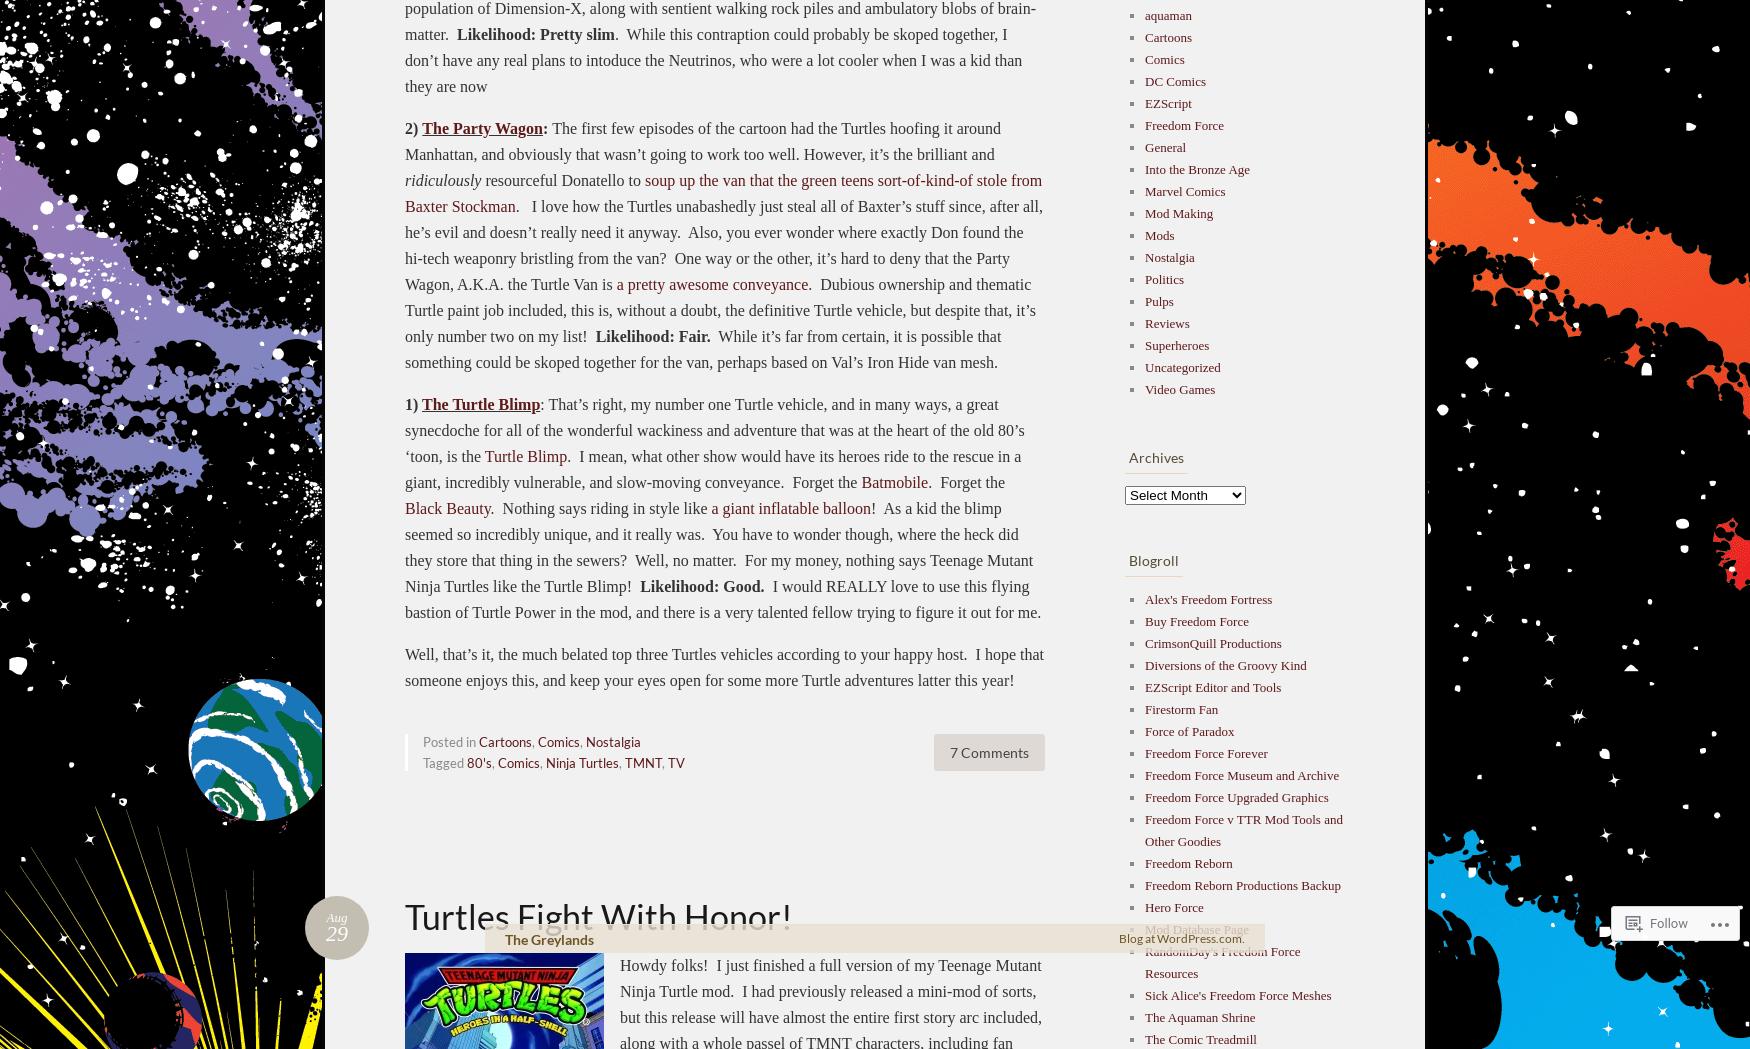  Describe the element at coordinates (524, 455) in the screenshot. I see `'Turtle Blimp'` at that location.